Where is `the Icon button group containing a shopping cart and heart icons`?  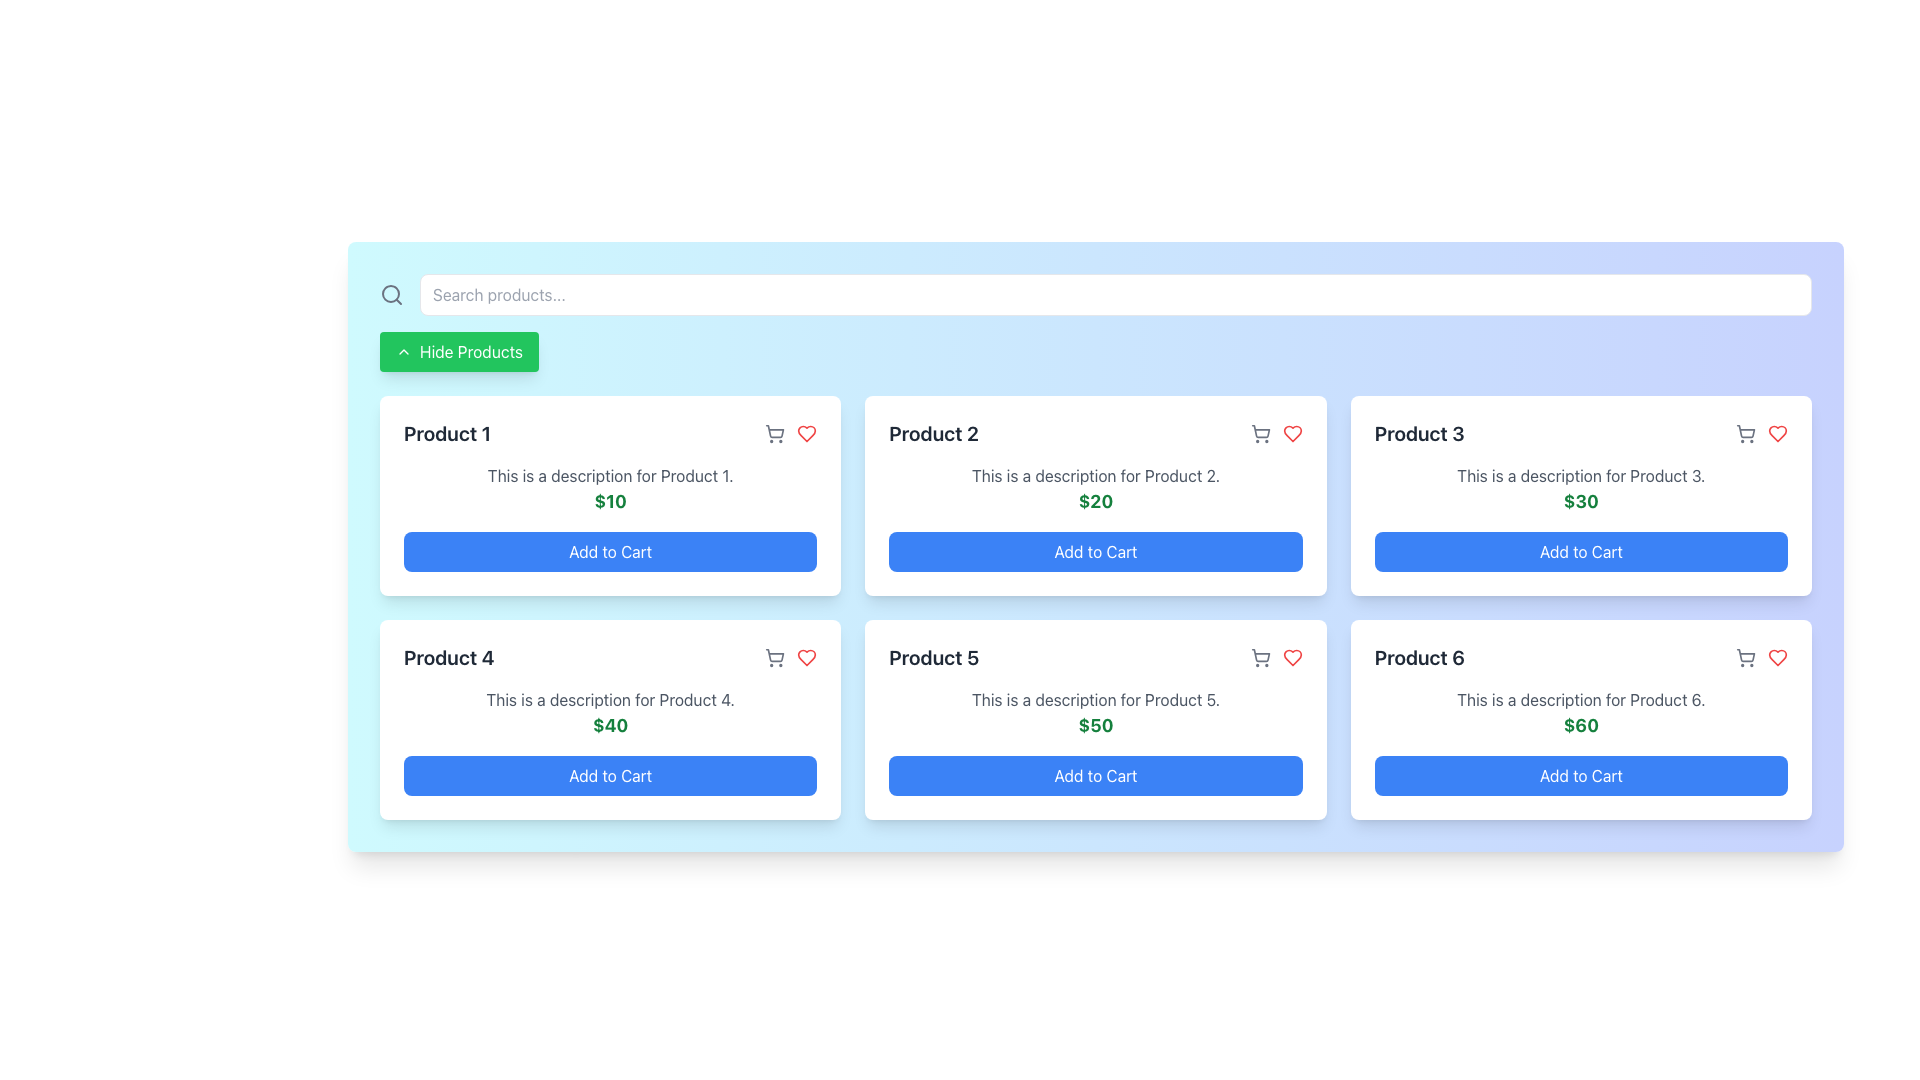 the Icon button group containing a shopping cart and heart icons is located at coordinates (790, 433).